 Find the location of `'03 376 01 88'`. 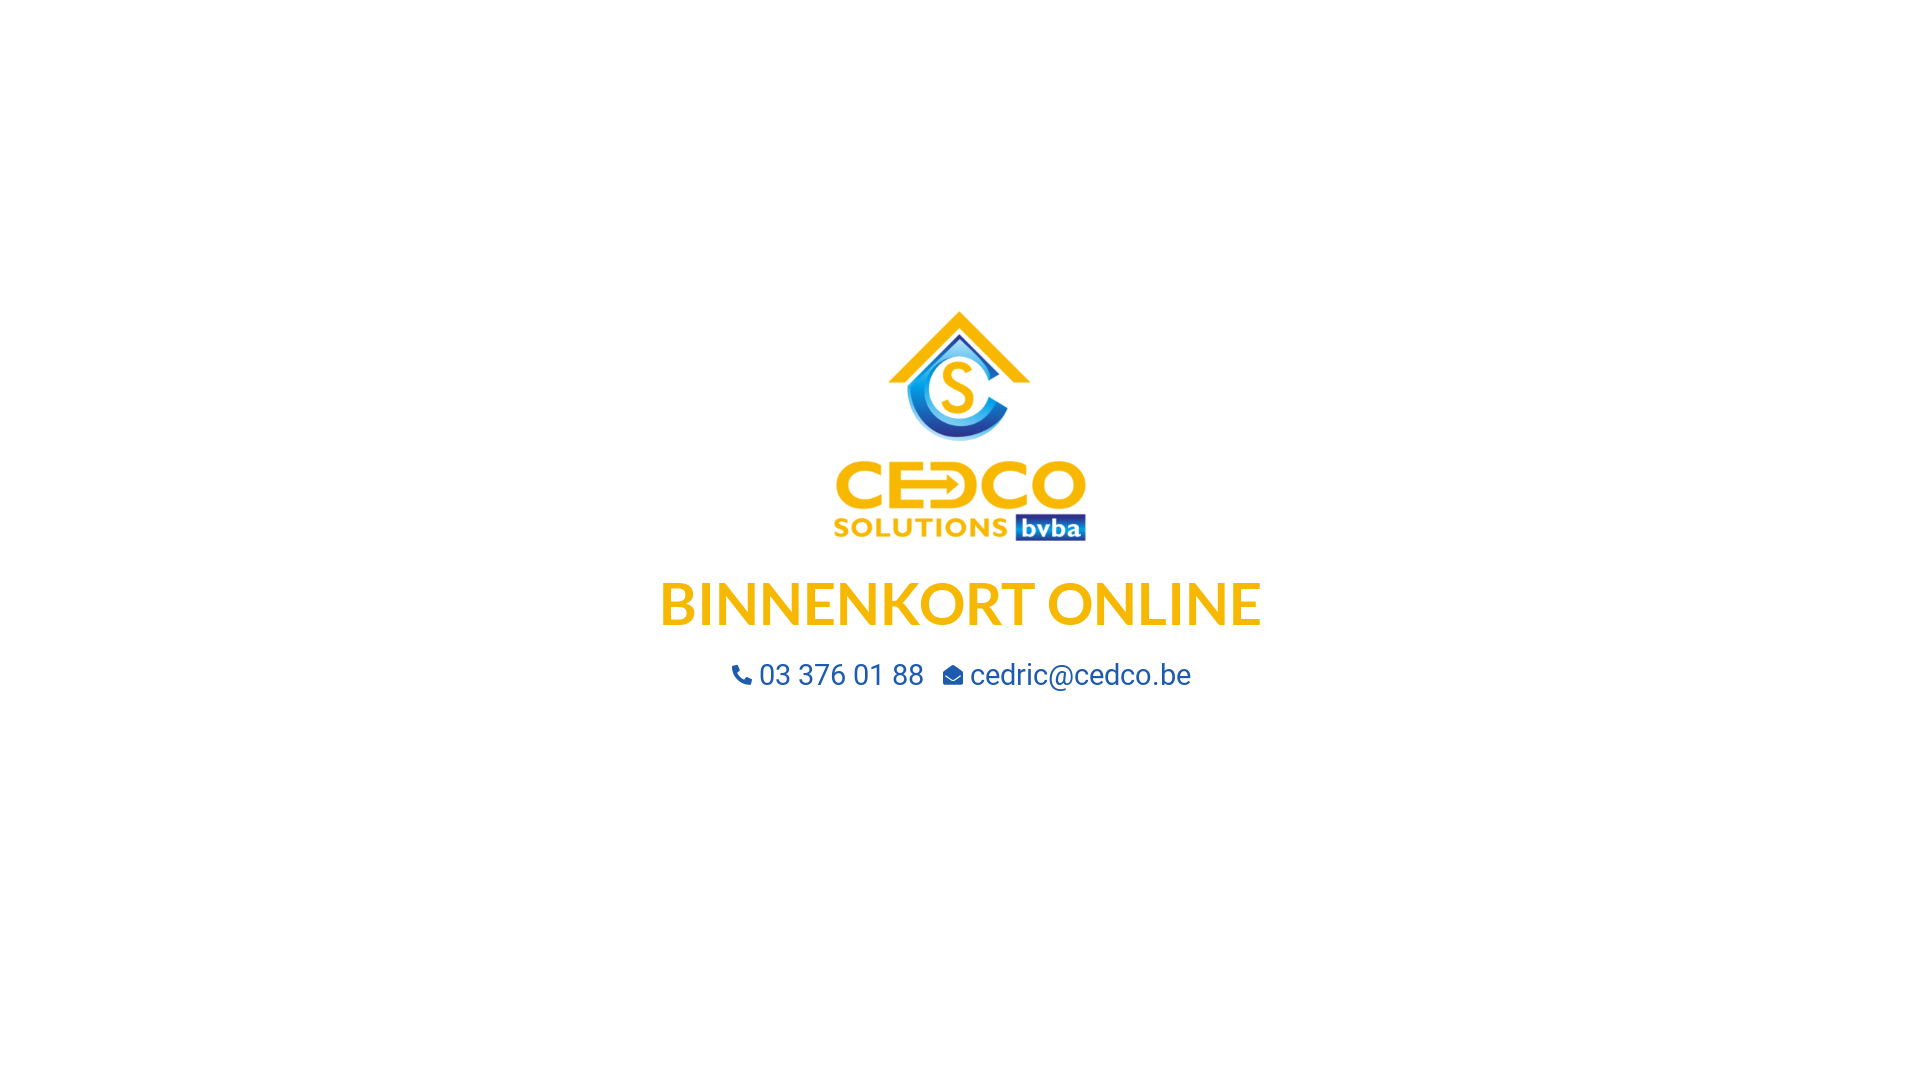

'03 376 01 88' is located at coordinates (826, 675).